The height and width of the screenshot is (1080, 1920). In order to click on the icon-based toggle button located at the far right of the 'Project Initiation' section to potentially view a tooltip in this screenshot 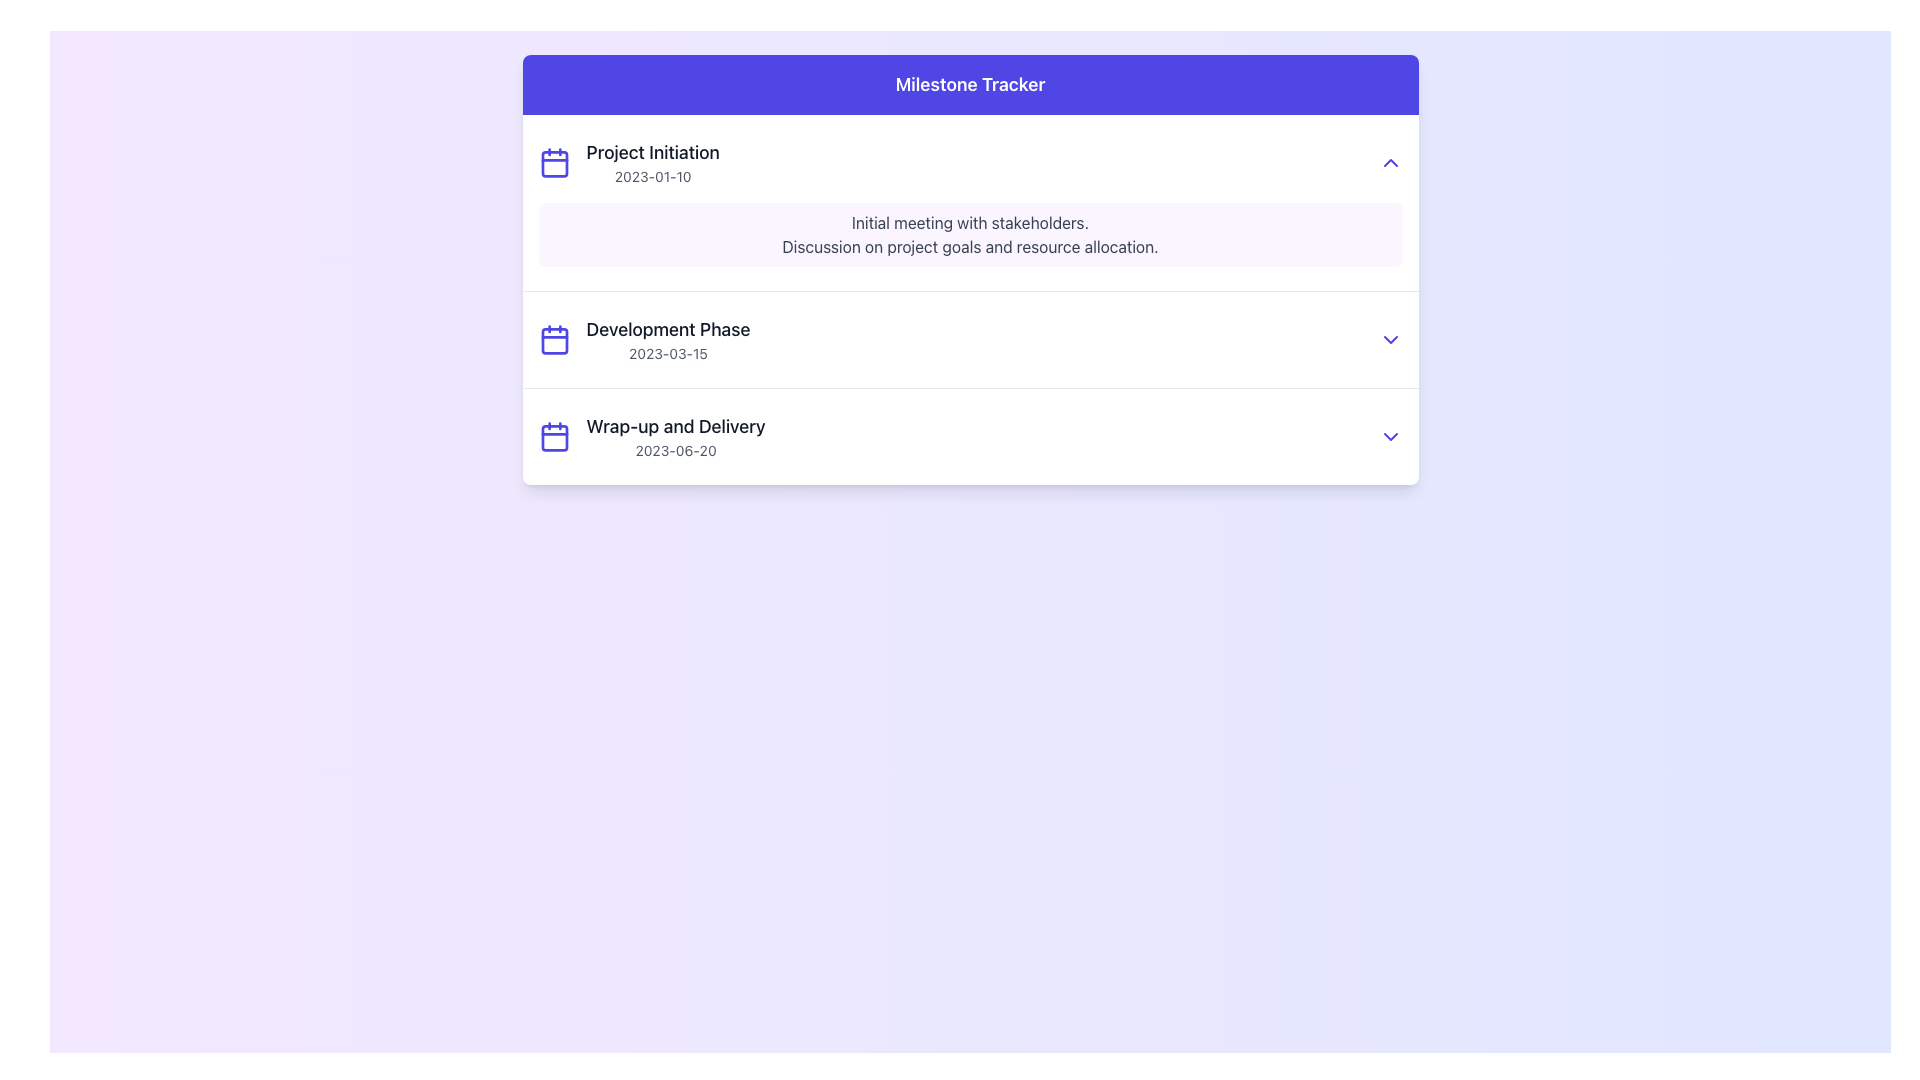, I will do `click(1389, 161)`.